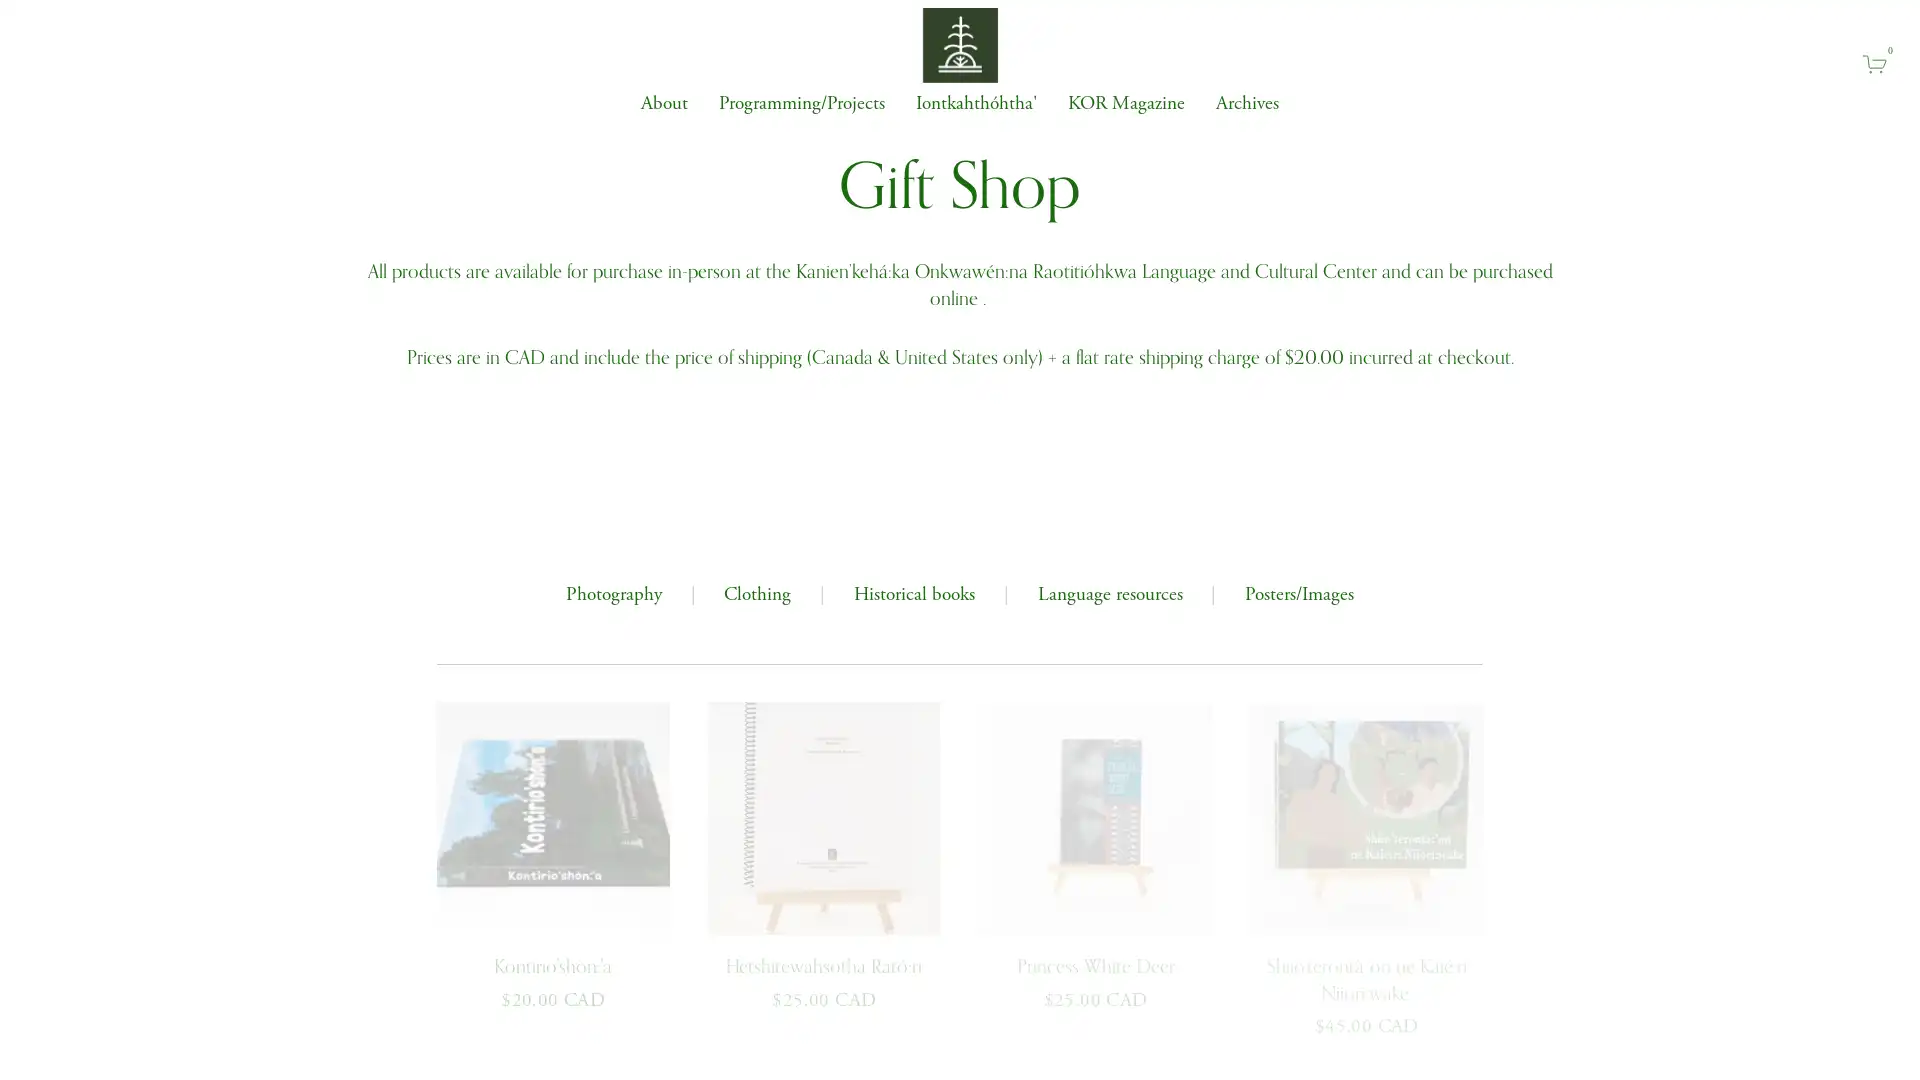 The height and width of the screenshot is (1080, 1920). I want to click on QUICK VIEW, so click(1093, 840).